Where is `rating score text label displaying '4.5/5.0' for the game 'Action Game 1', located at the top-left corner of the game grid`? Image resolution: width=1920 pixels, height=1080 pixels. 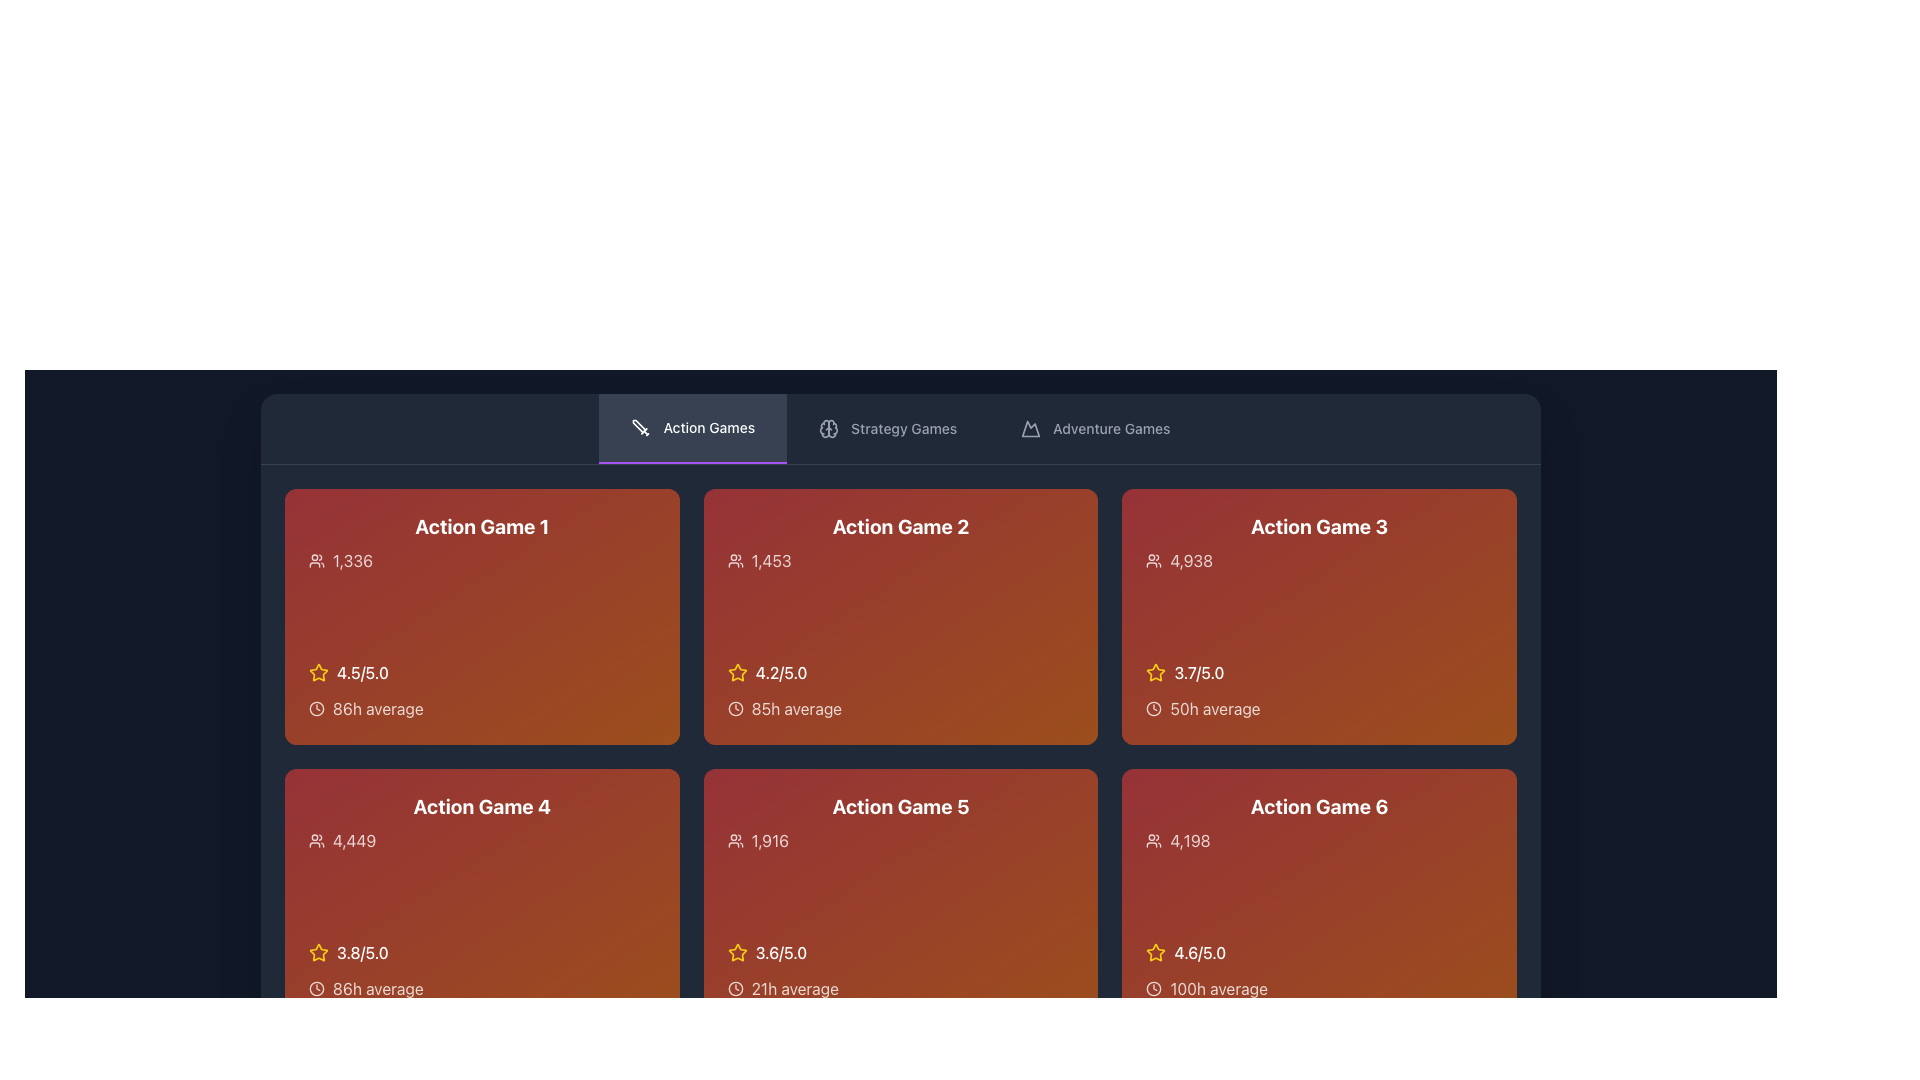
rating score text label displaying '4.5/5.0' for the game 'Action Game 1', located at the top-left corner of the game grid is located at coordinates (362, 672).